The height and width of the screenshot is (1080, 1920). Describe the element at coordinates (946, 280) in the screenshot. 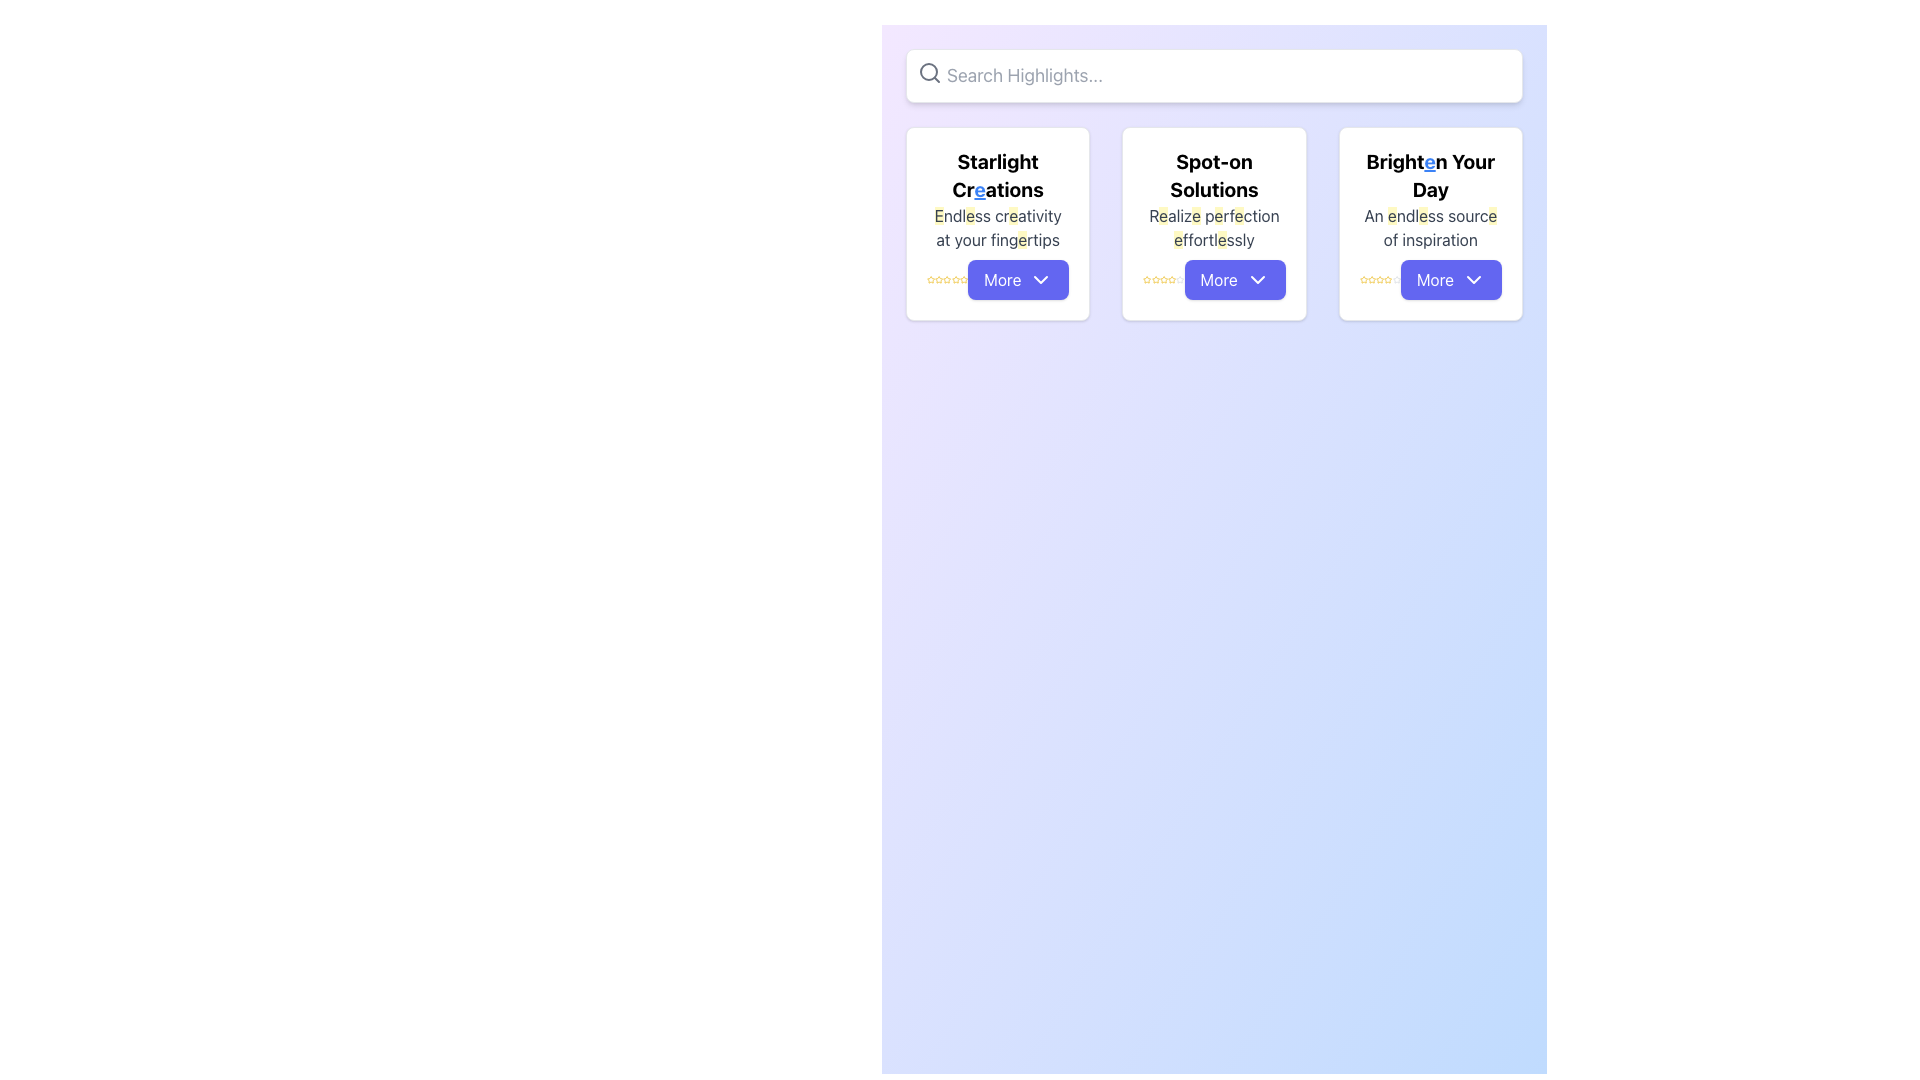

I see `the fifth star icon representing ratings under 'Starlight Creations' in the first card from the left` at that location.